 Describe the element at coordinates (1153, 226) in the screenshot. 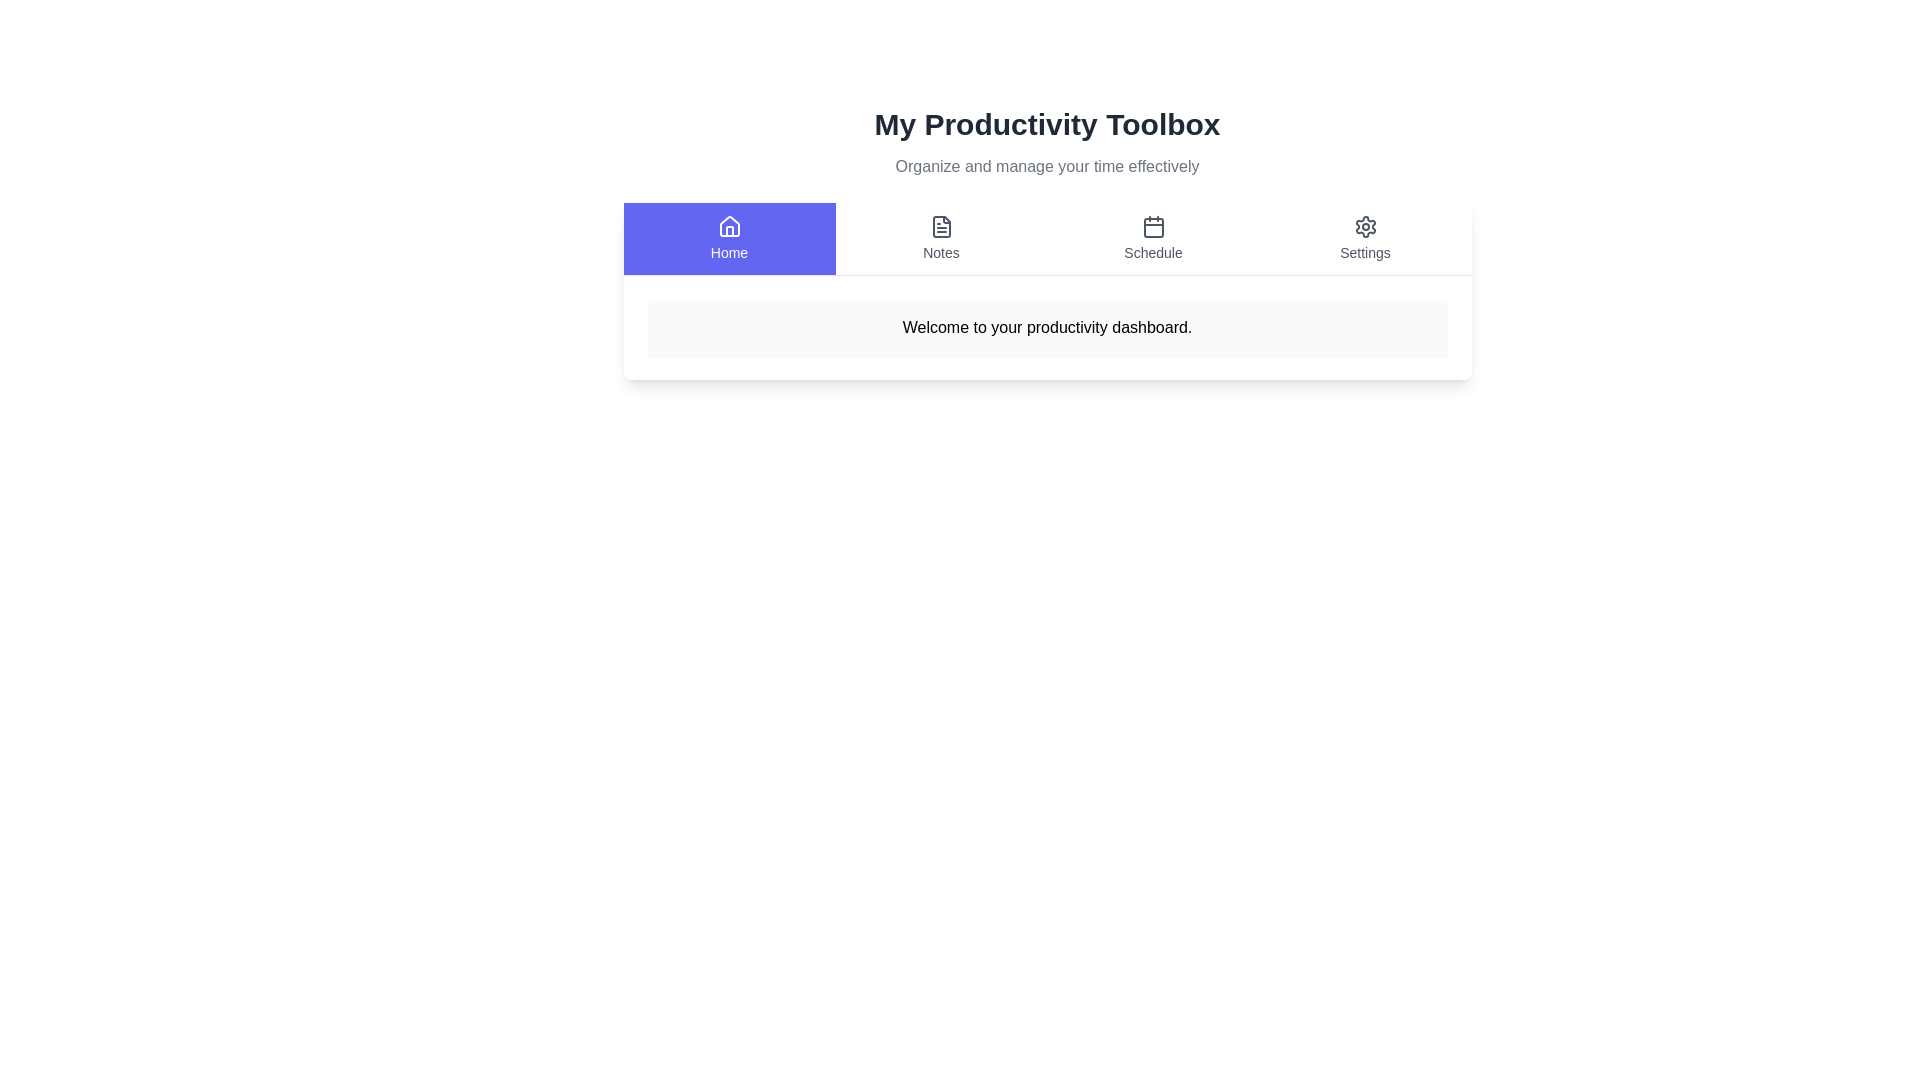

I see `the graphic element inside the 'Schedule' icon, which represents a specific date and is located between the 'Notes' icon and 'Settings' icon in the horizontal menu bar` at that location.